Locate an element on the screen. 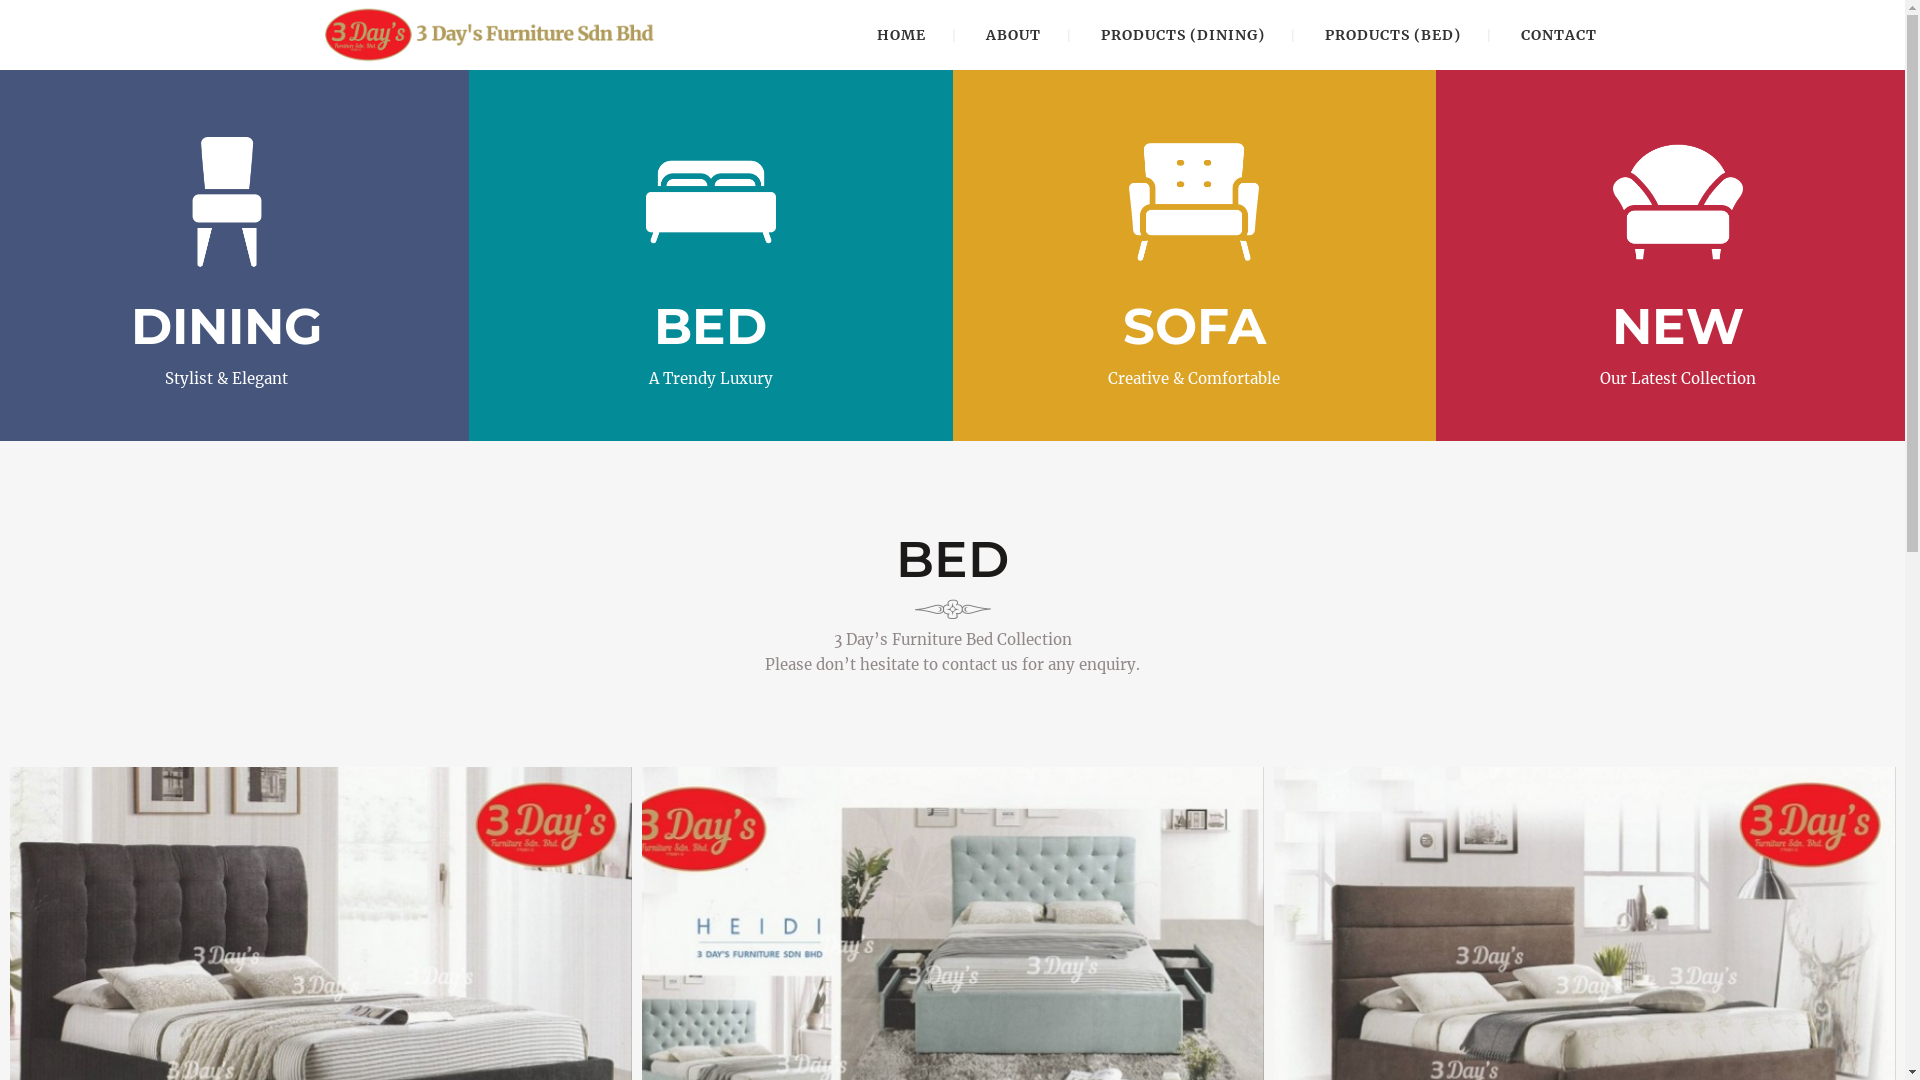  'HOME' is located at coordinates (900, 34).